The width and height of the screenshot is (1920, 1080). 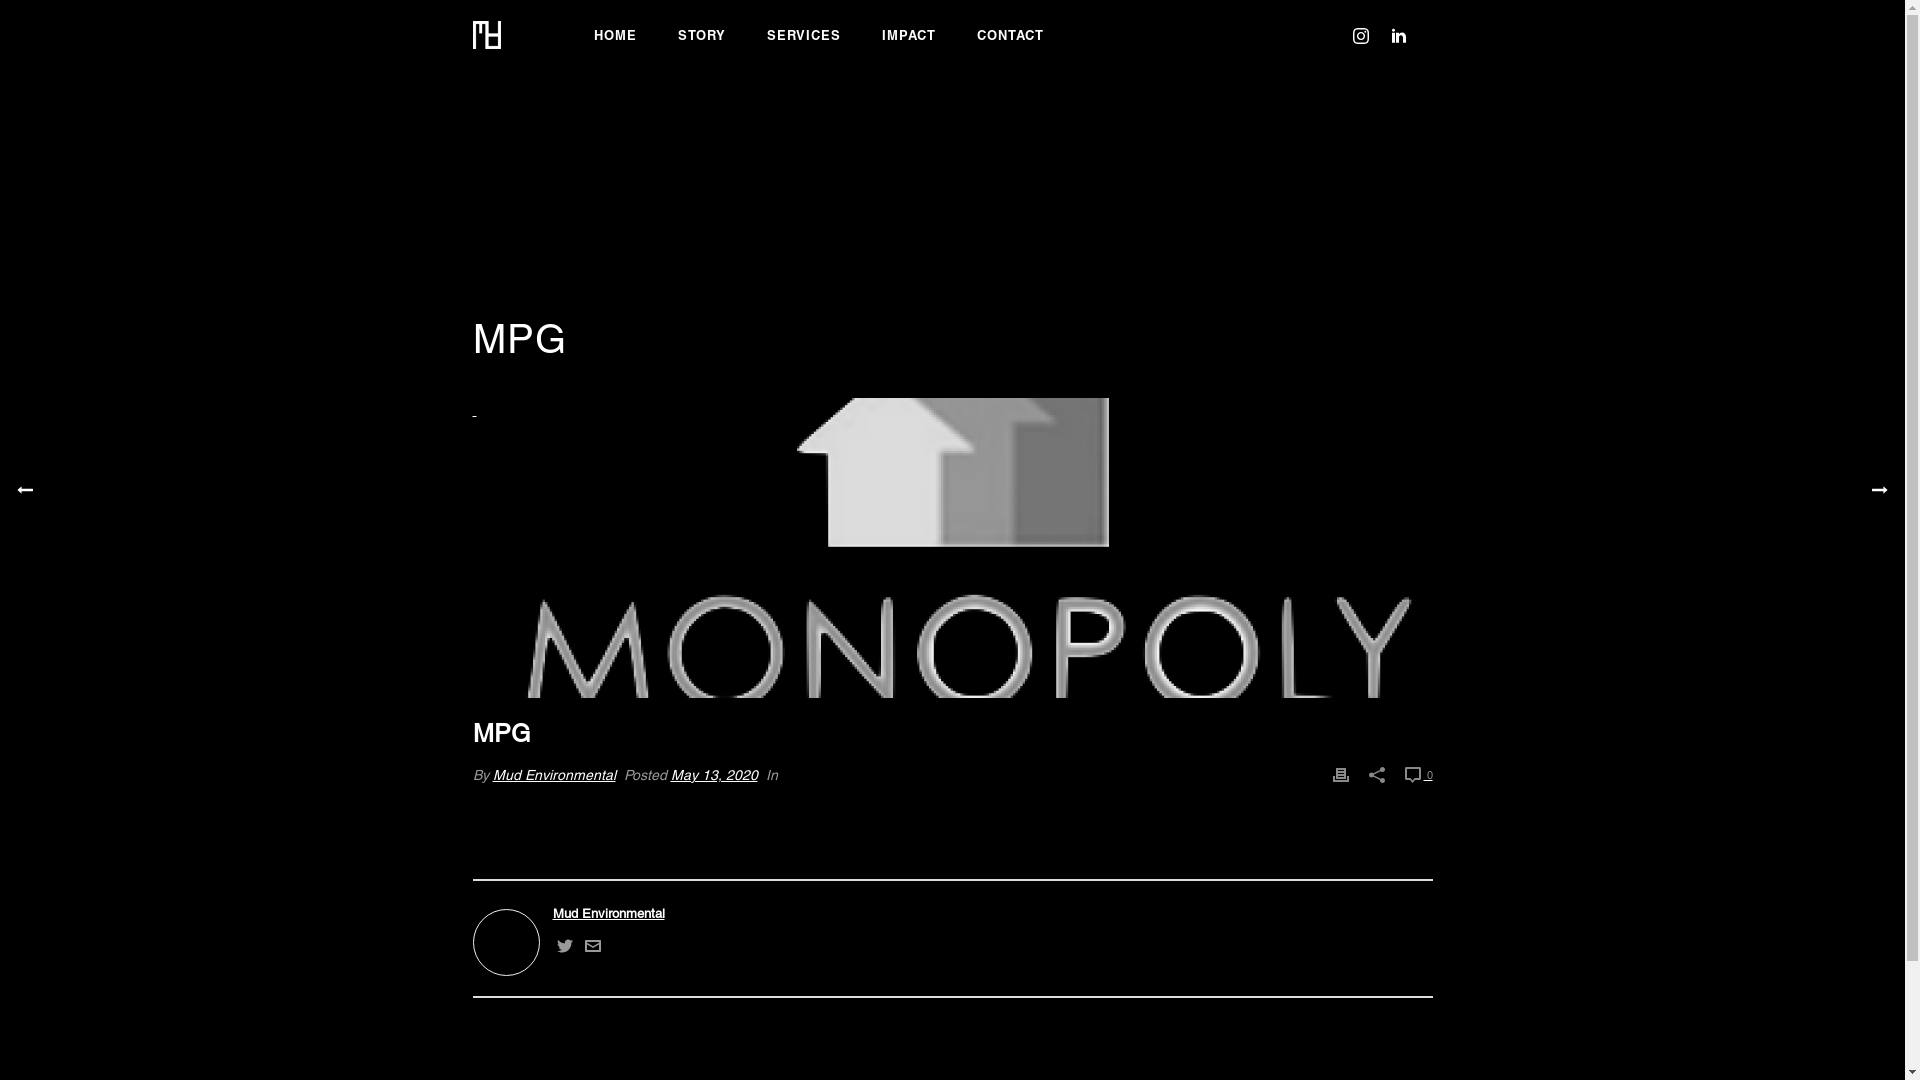 What do you see at coordinates (583, 948) in the screenshot?
I see `'Get in touch with me via email'` at bounding box center [583, 948].